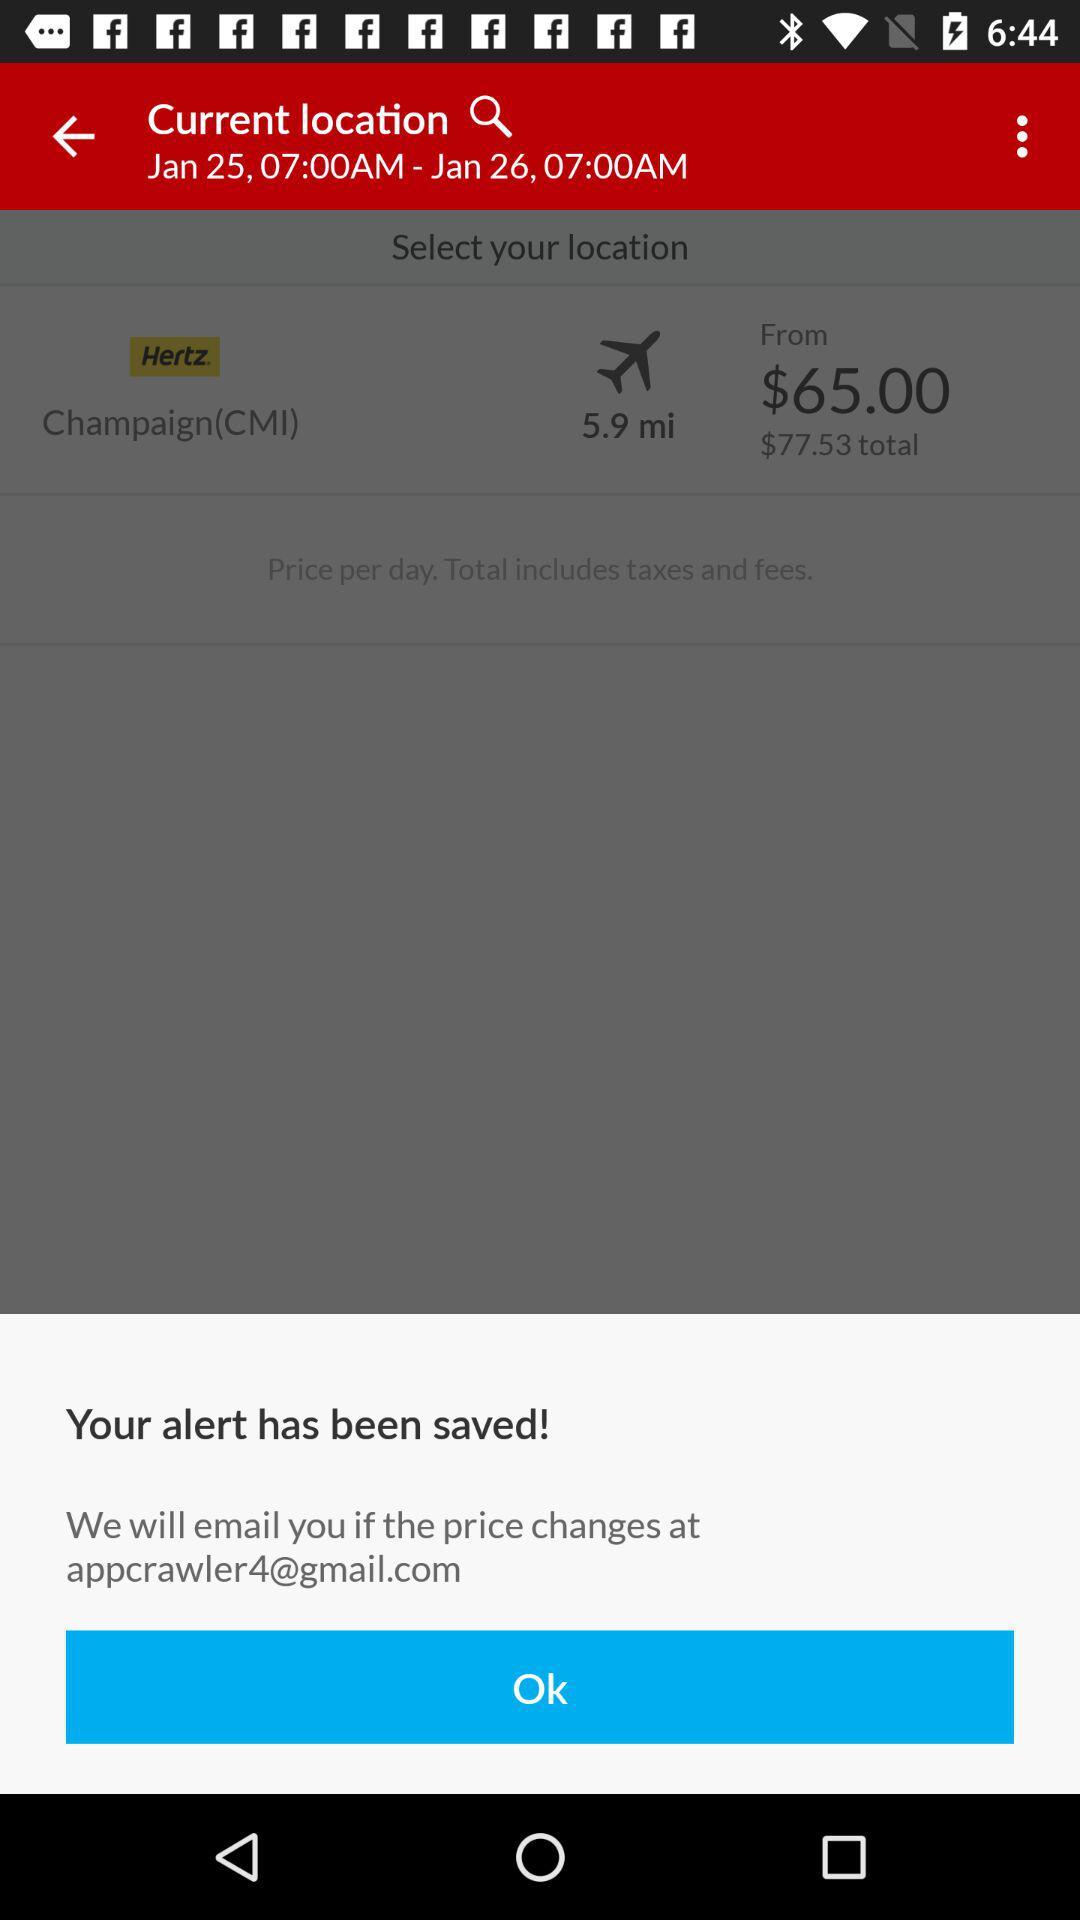 The image size is (1080, 1920). I want to click on the item above price per day, so click(169, 421).